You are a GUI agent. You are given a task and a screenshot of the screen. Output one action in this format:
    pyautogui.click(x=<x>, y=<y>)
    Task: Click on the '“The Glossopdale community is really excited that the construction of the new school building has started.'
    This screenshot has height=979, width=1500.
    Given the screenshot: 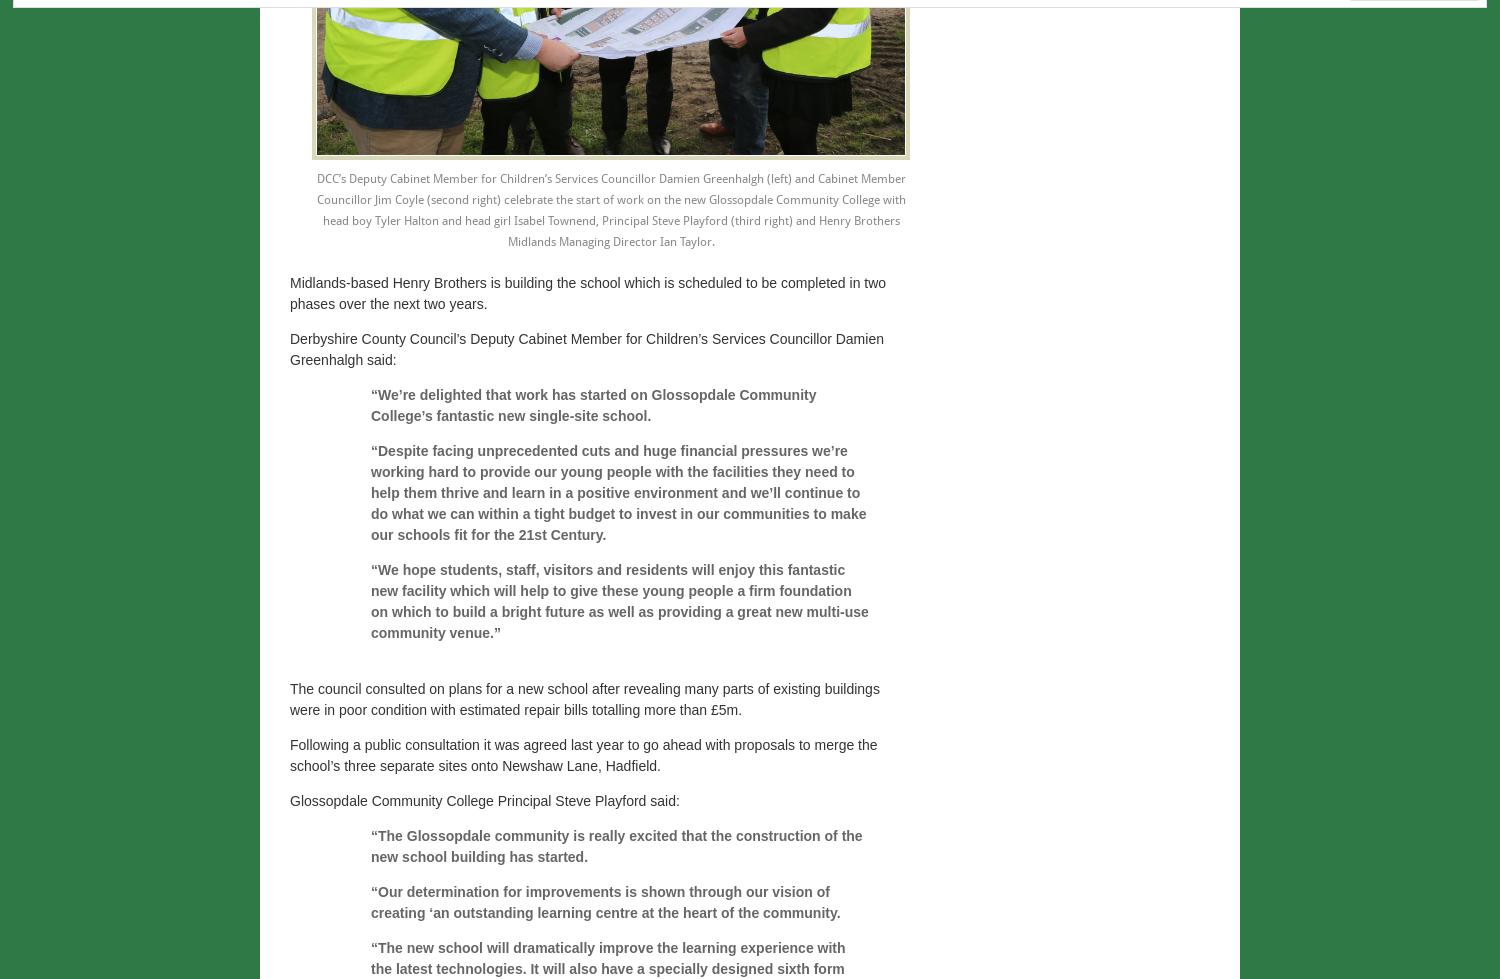 What is the action you would take?
    pyautogui.click(x=615, y=845)
    